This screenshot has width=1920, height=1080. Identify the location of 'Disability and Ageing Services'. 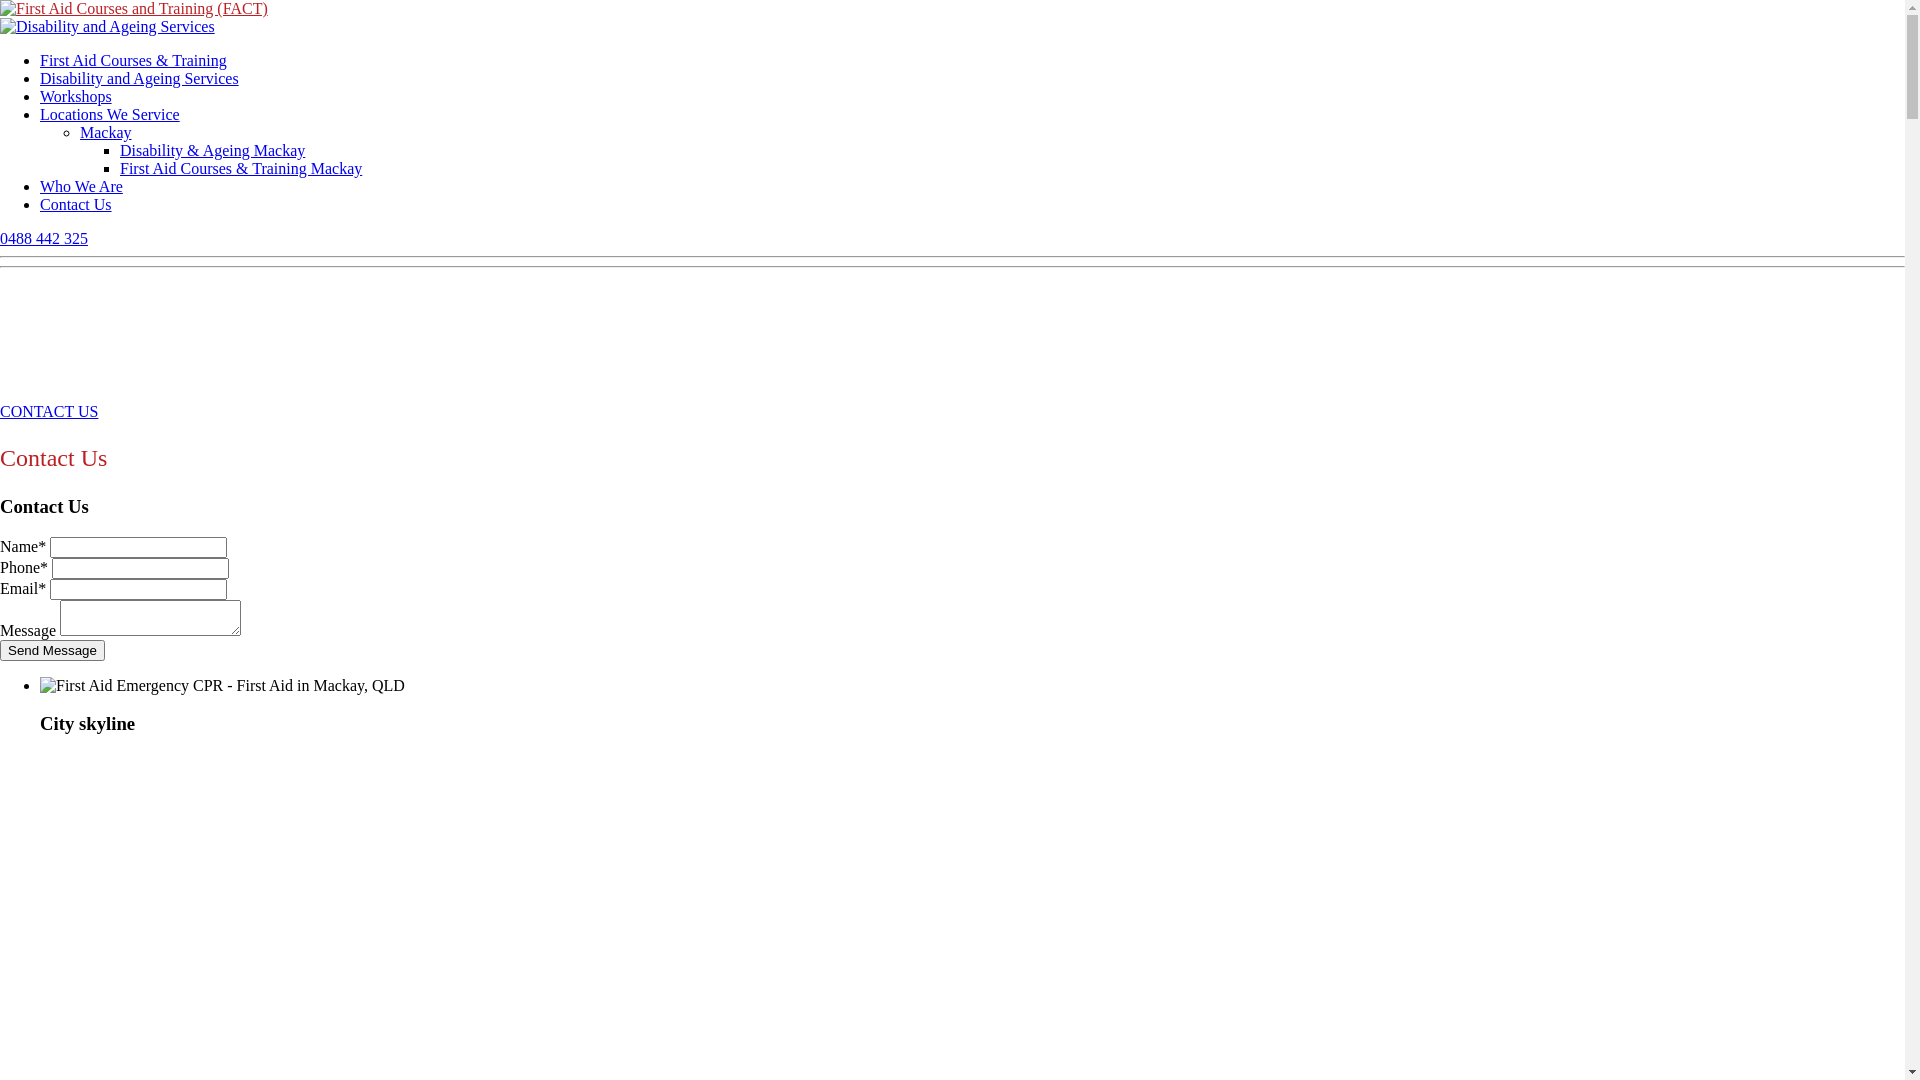
(106, 27).